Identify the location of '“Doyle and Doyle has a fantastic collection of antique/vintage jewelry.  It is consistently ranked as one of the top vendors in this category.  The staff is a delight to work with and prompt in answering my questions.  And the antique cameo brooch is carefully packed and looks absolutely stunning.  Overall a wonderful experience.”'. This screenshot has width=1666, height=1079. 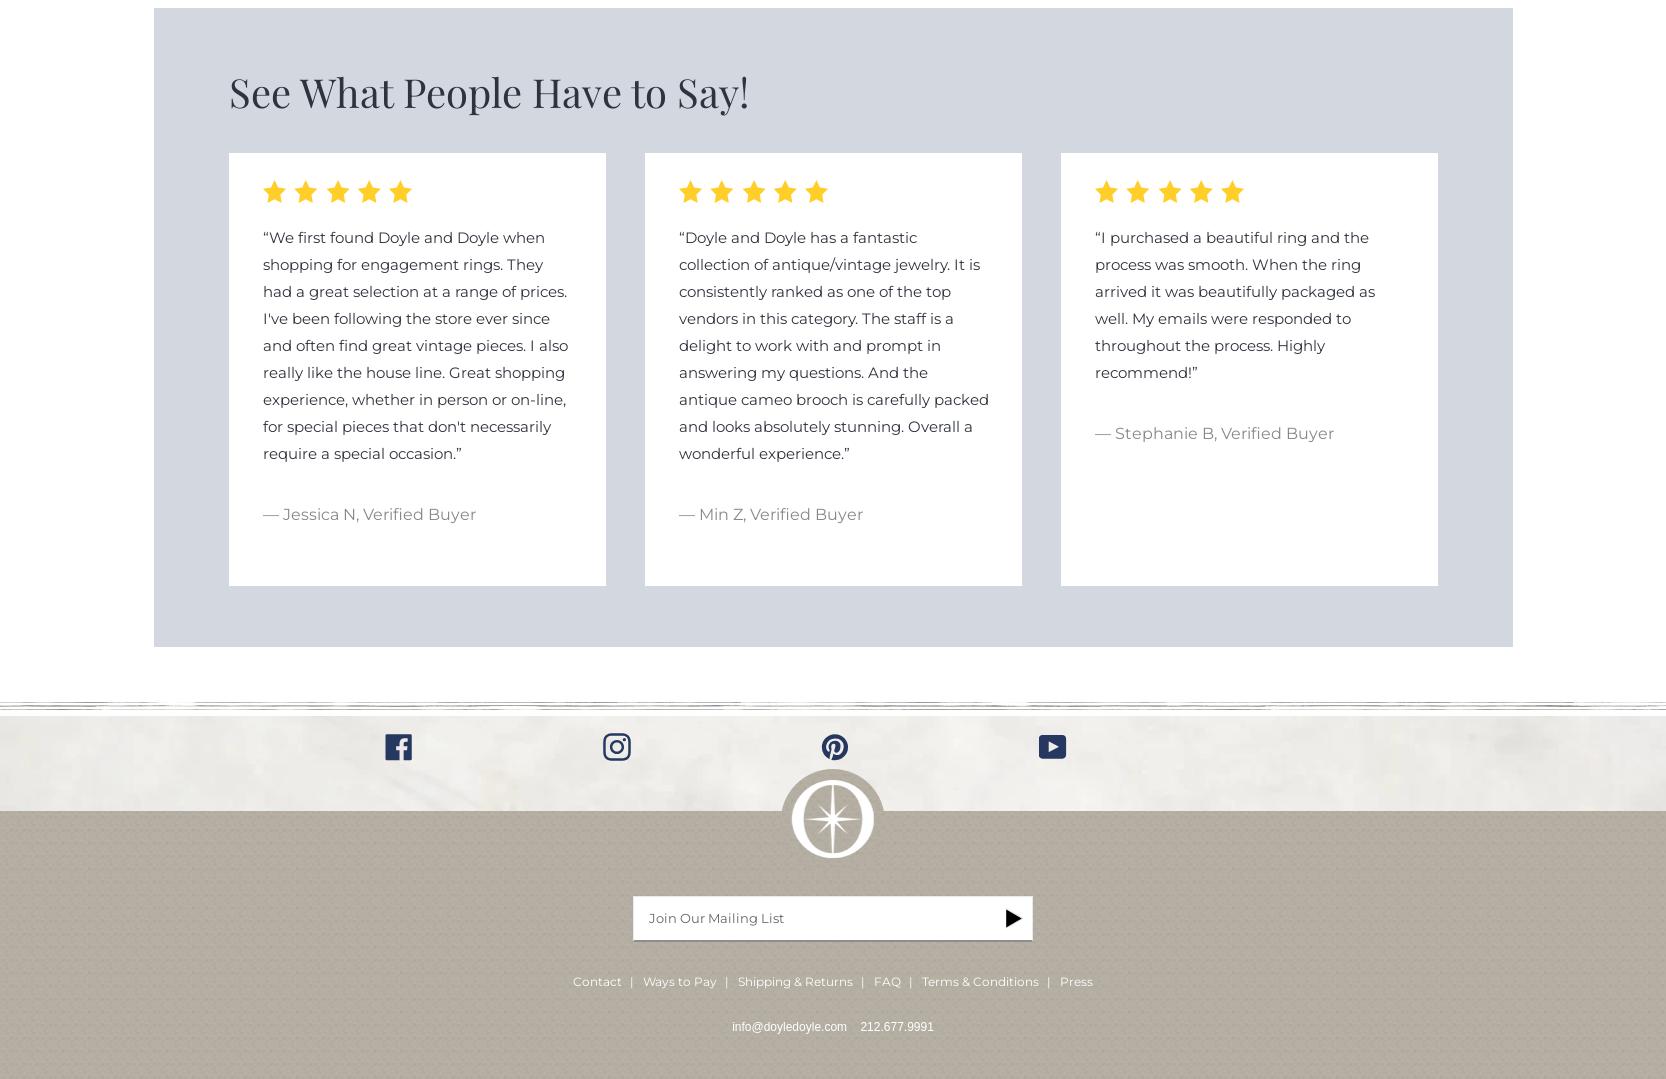
(833, 345).